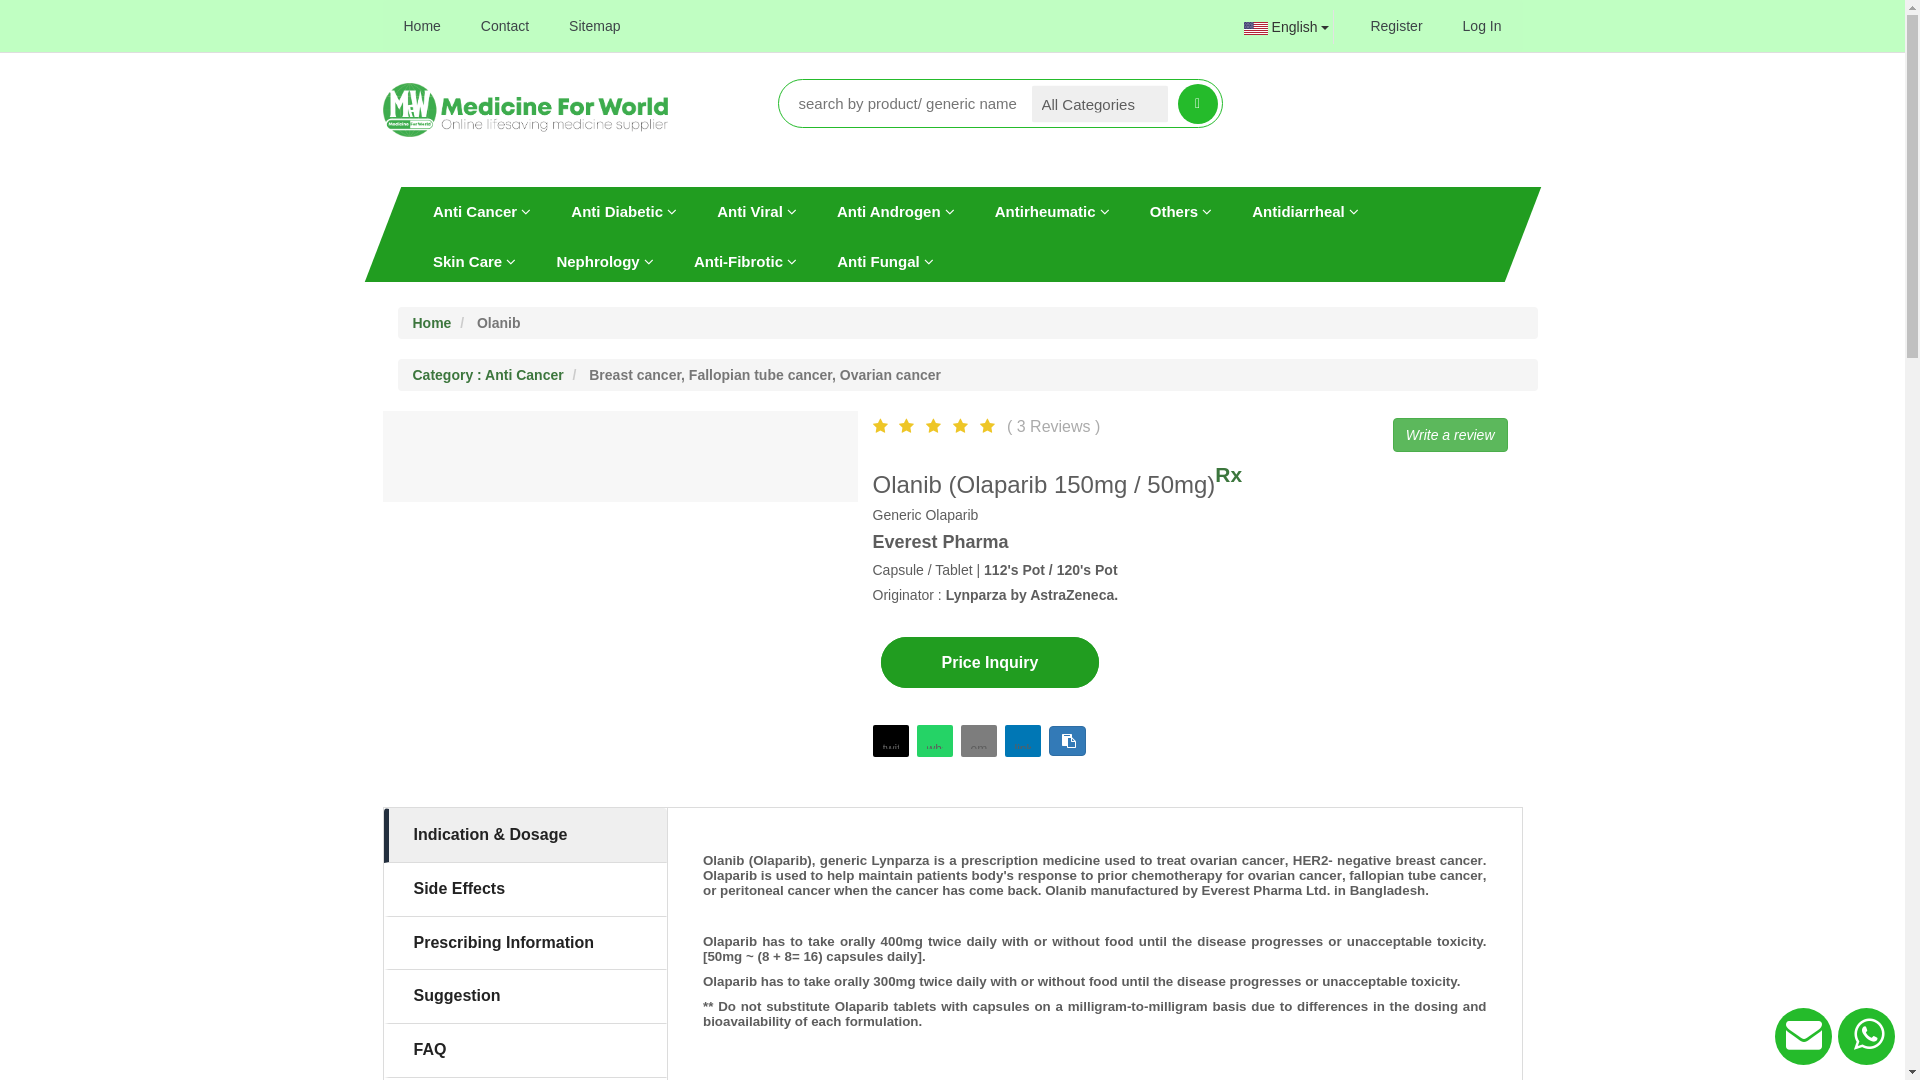 The image size is (1920, 1080). I want to click on 'Anti-Fibrotic', so click(743, 260).